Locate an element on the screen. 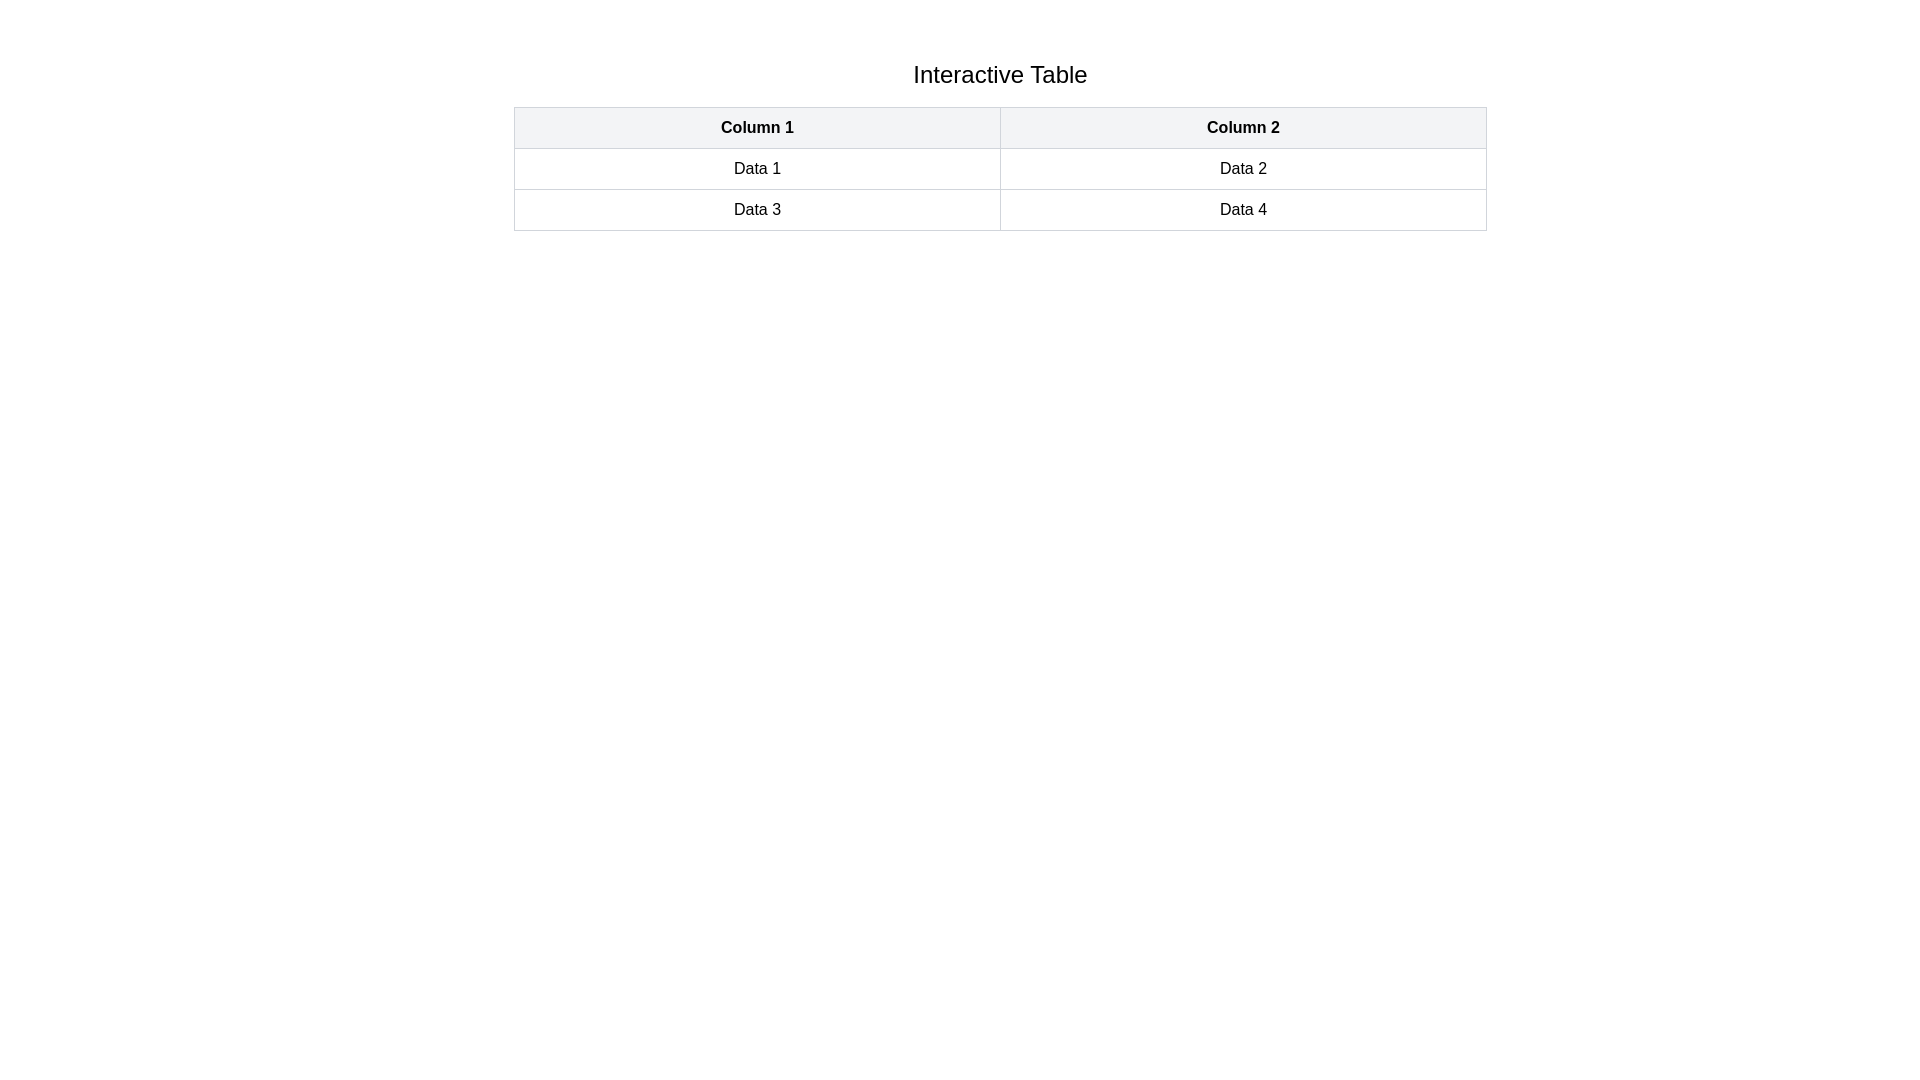 This screenshot has width=1920, height=1080. the column header Column 1 to interact with it is located at coordinates (756, 127).